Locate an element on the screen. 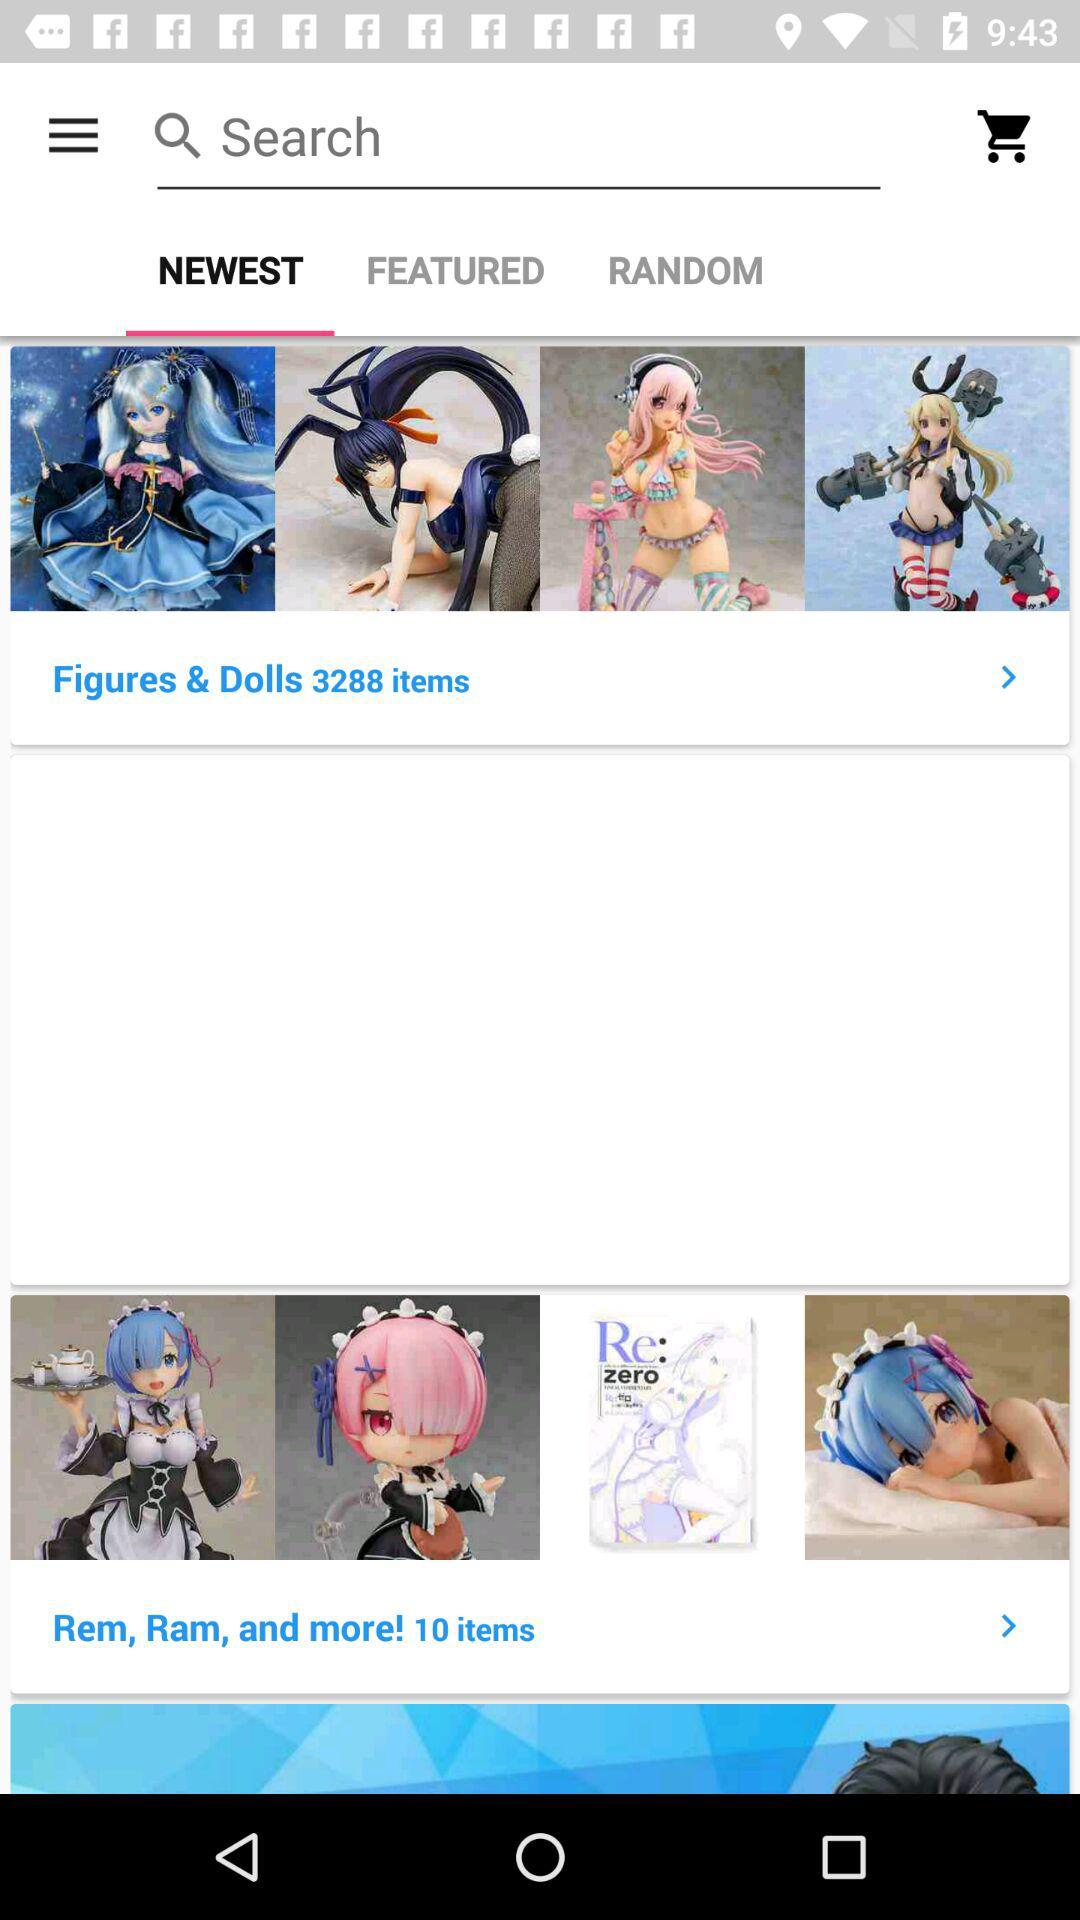 Image resolution: width=1080 pixels, height=1920 pixels. item next to newest is located at coordinates (455, 269).